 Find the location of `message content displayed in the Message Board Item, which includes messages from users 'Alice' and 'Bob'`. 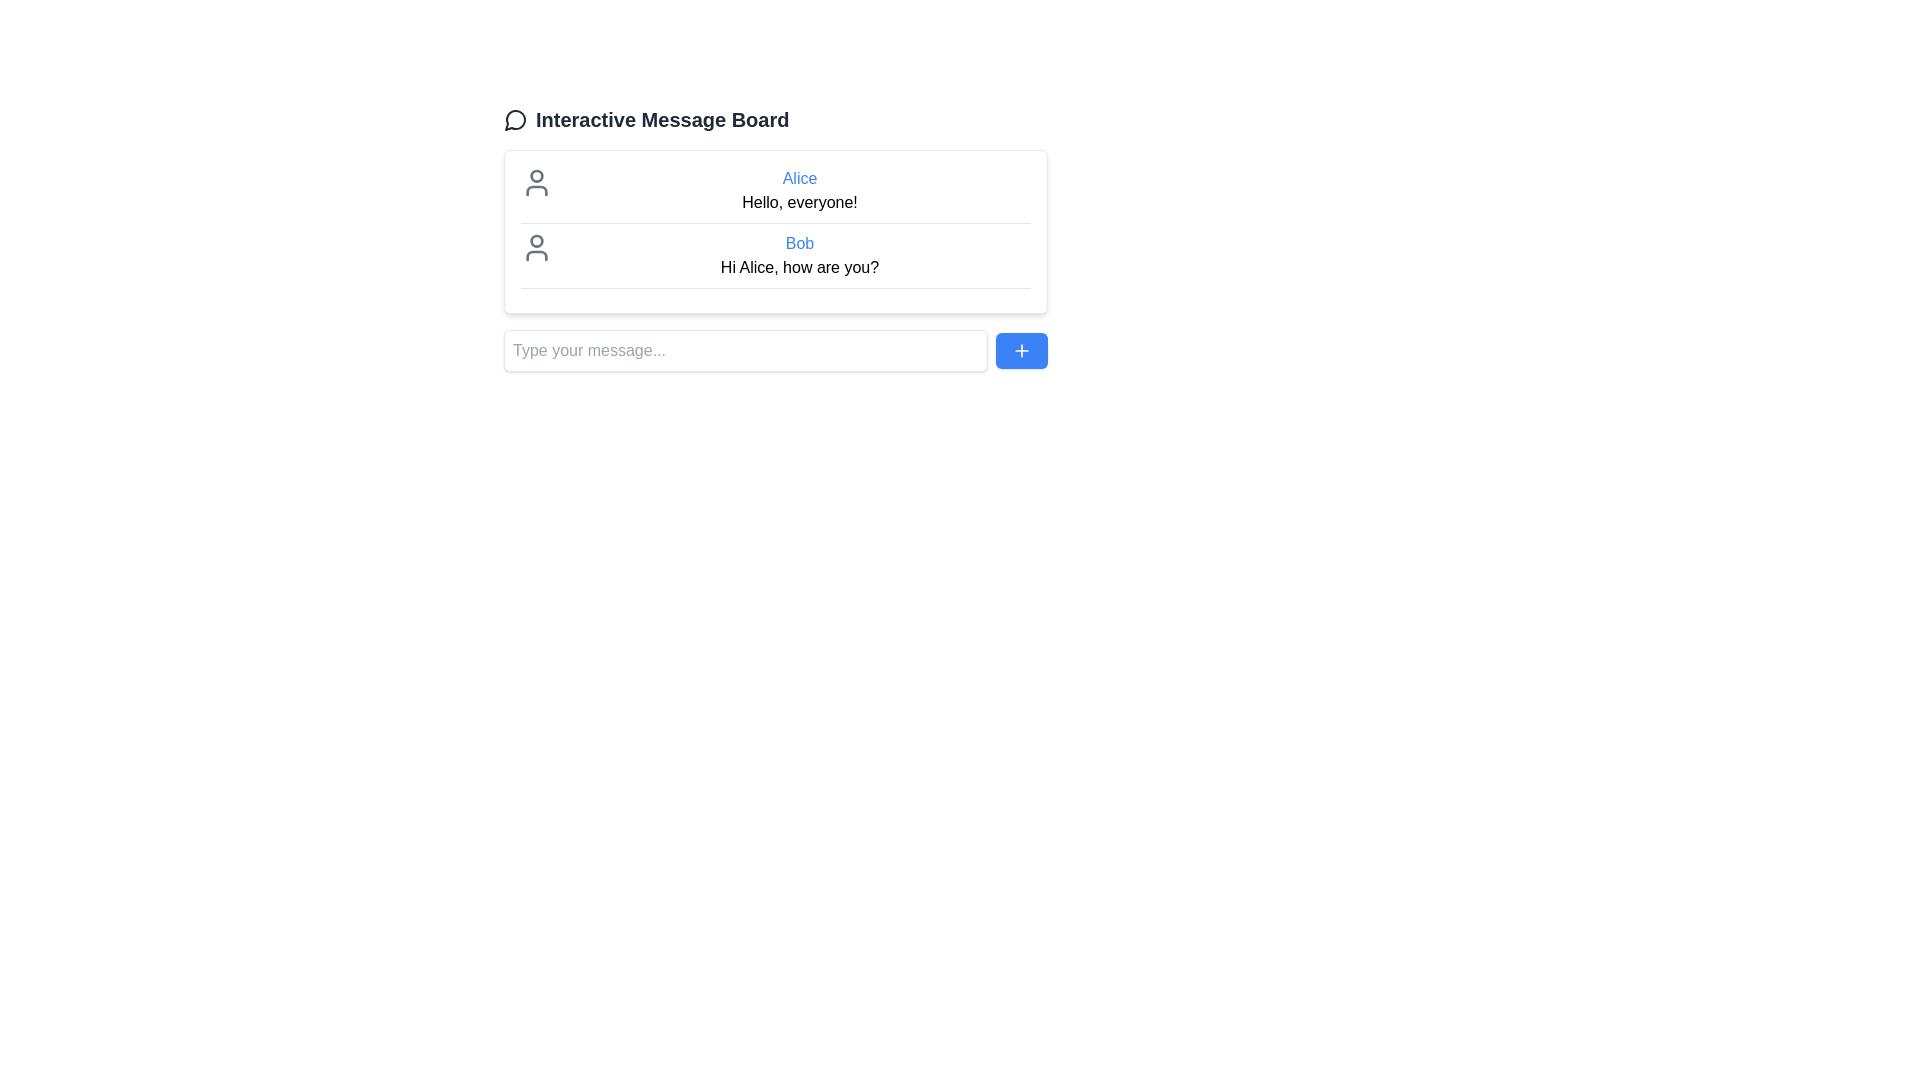

message content displayed in the Message Board Item, which includes messages from users 'Alice' and 'Bob' is located at coordinates (775, 230).